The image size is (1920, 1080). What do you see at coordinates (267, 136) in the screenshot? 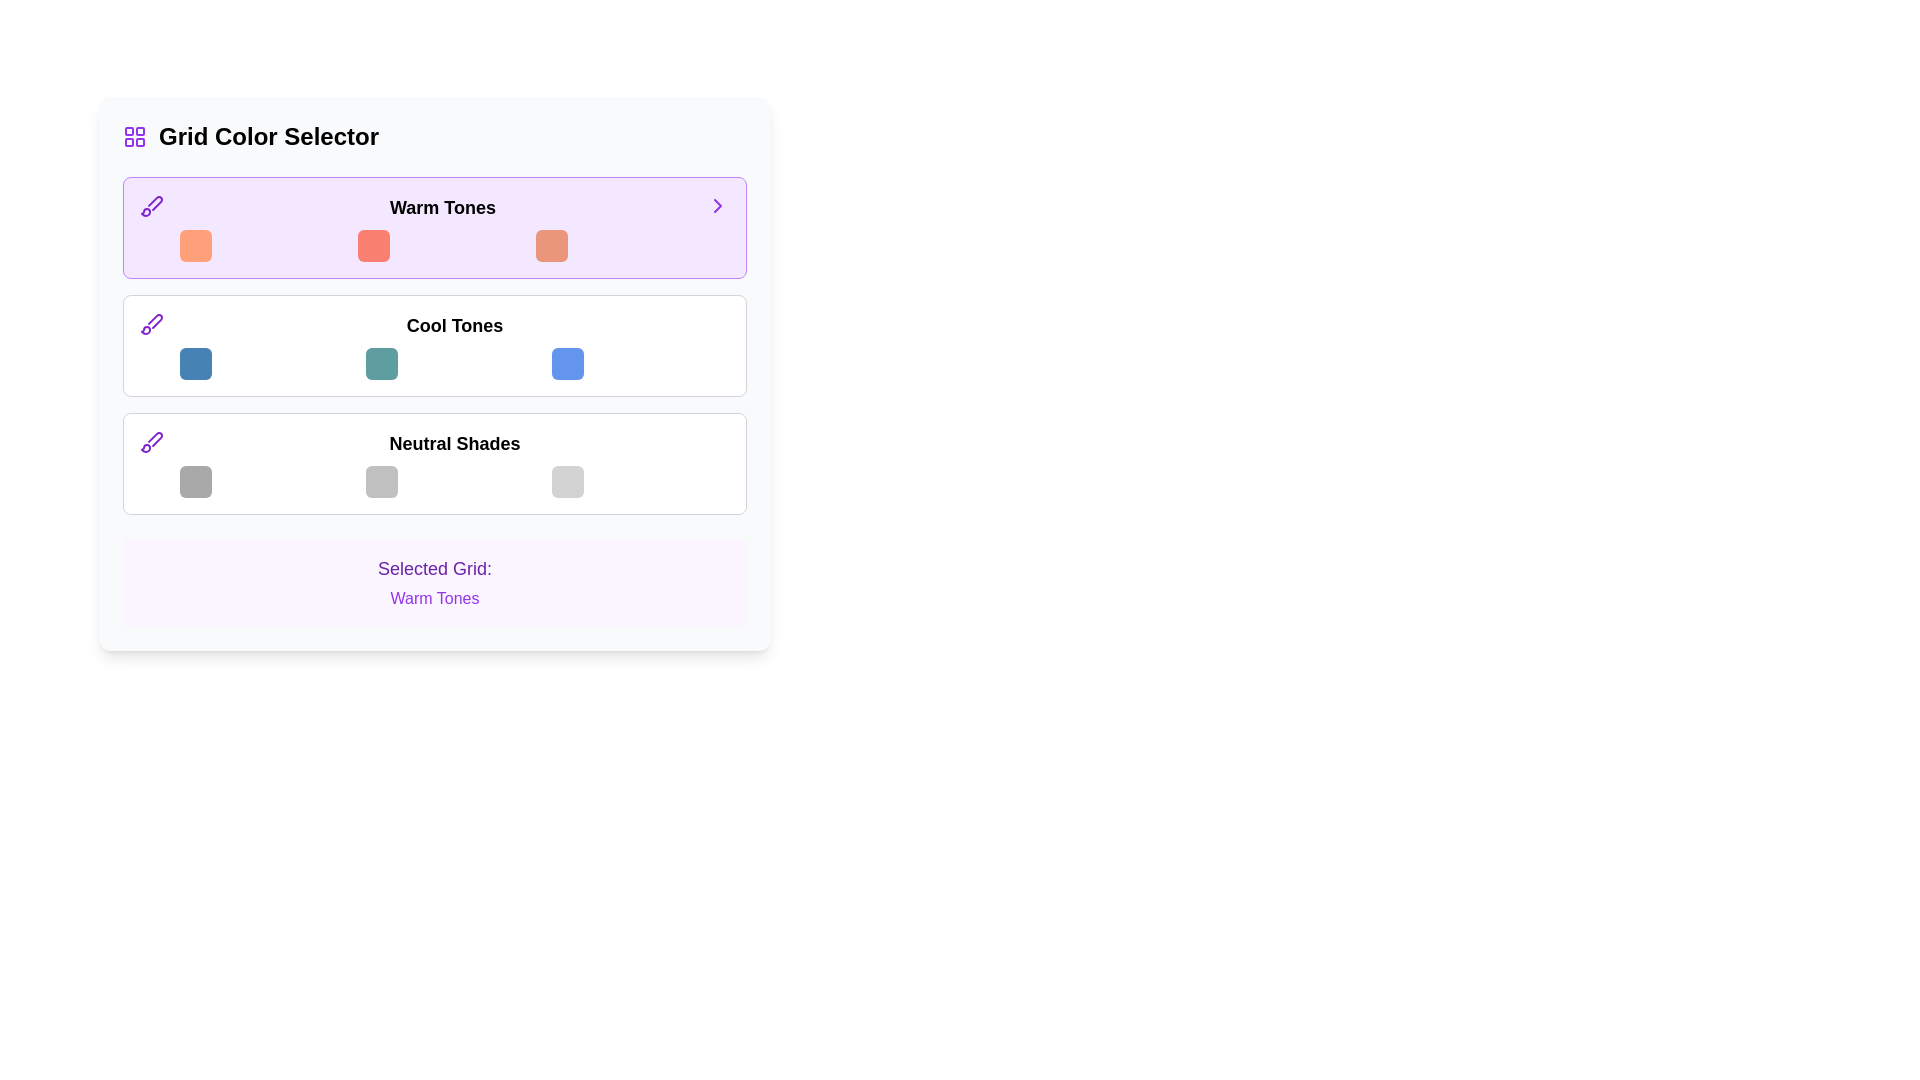
I see `the 'Grid Color Selector' text label, which is styled with bold, large typography and serves as the title for its associated grouping of elements` at bounding box center [267, 136].